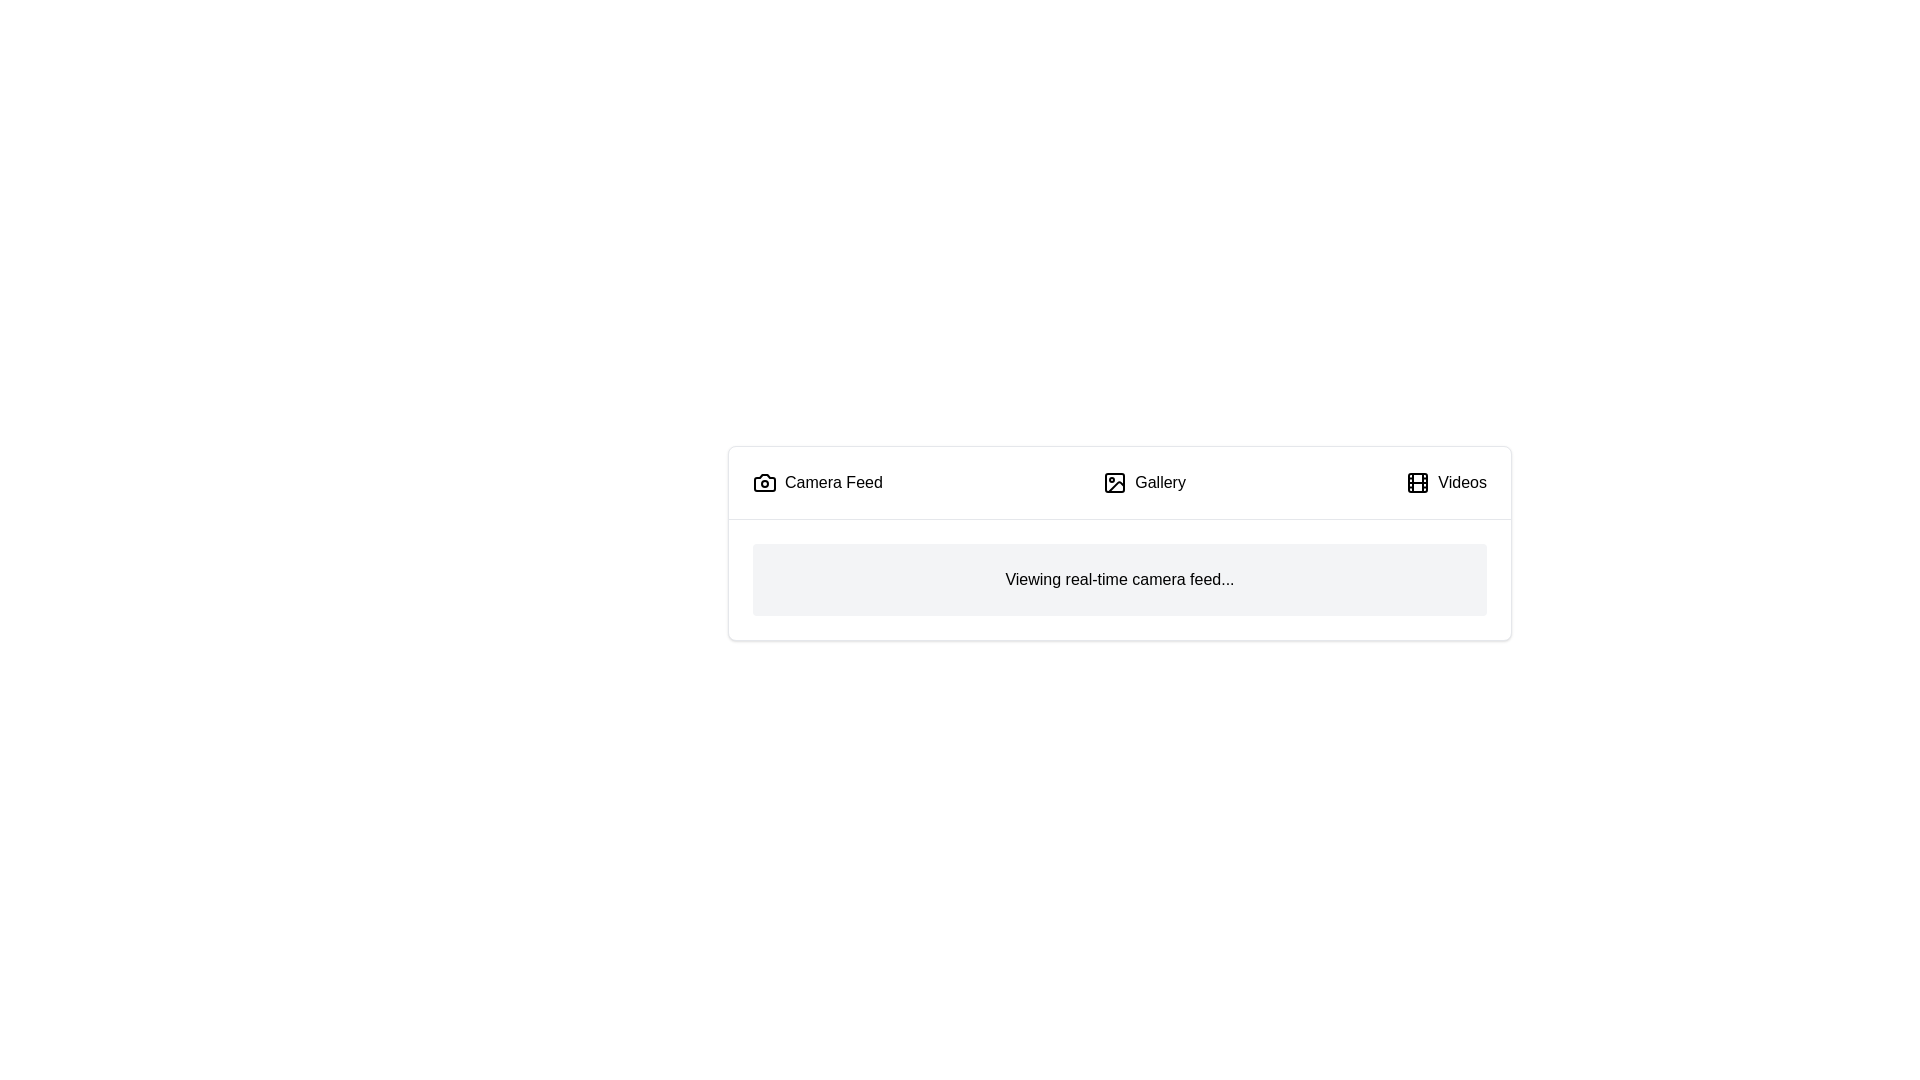 The height and width of the screenshot is (1080, 1920). I want to click on the tab labeled Gallery to observe its hover effect, so click(1144, 482).